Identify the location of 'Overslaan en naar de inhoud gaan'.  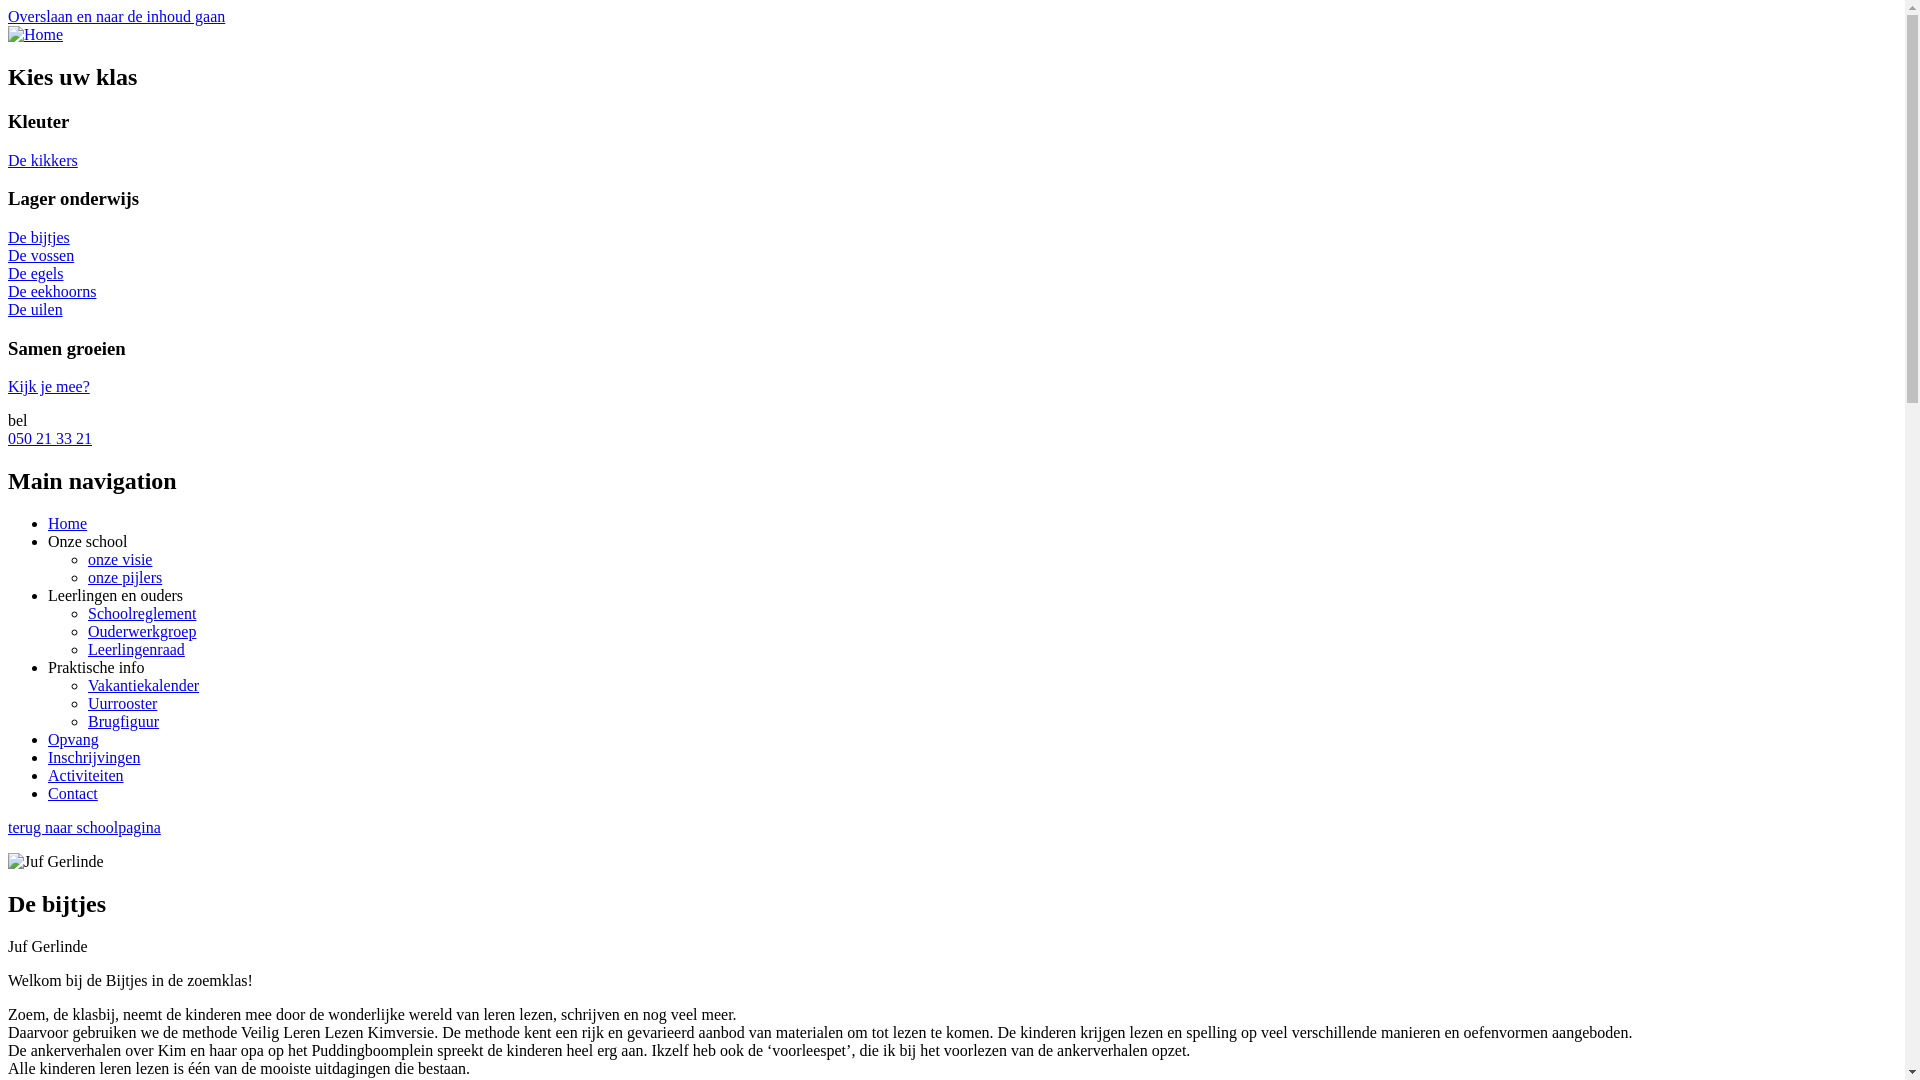
(8, 16).